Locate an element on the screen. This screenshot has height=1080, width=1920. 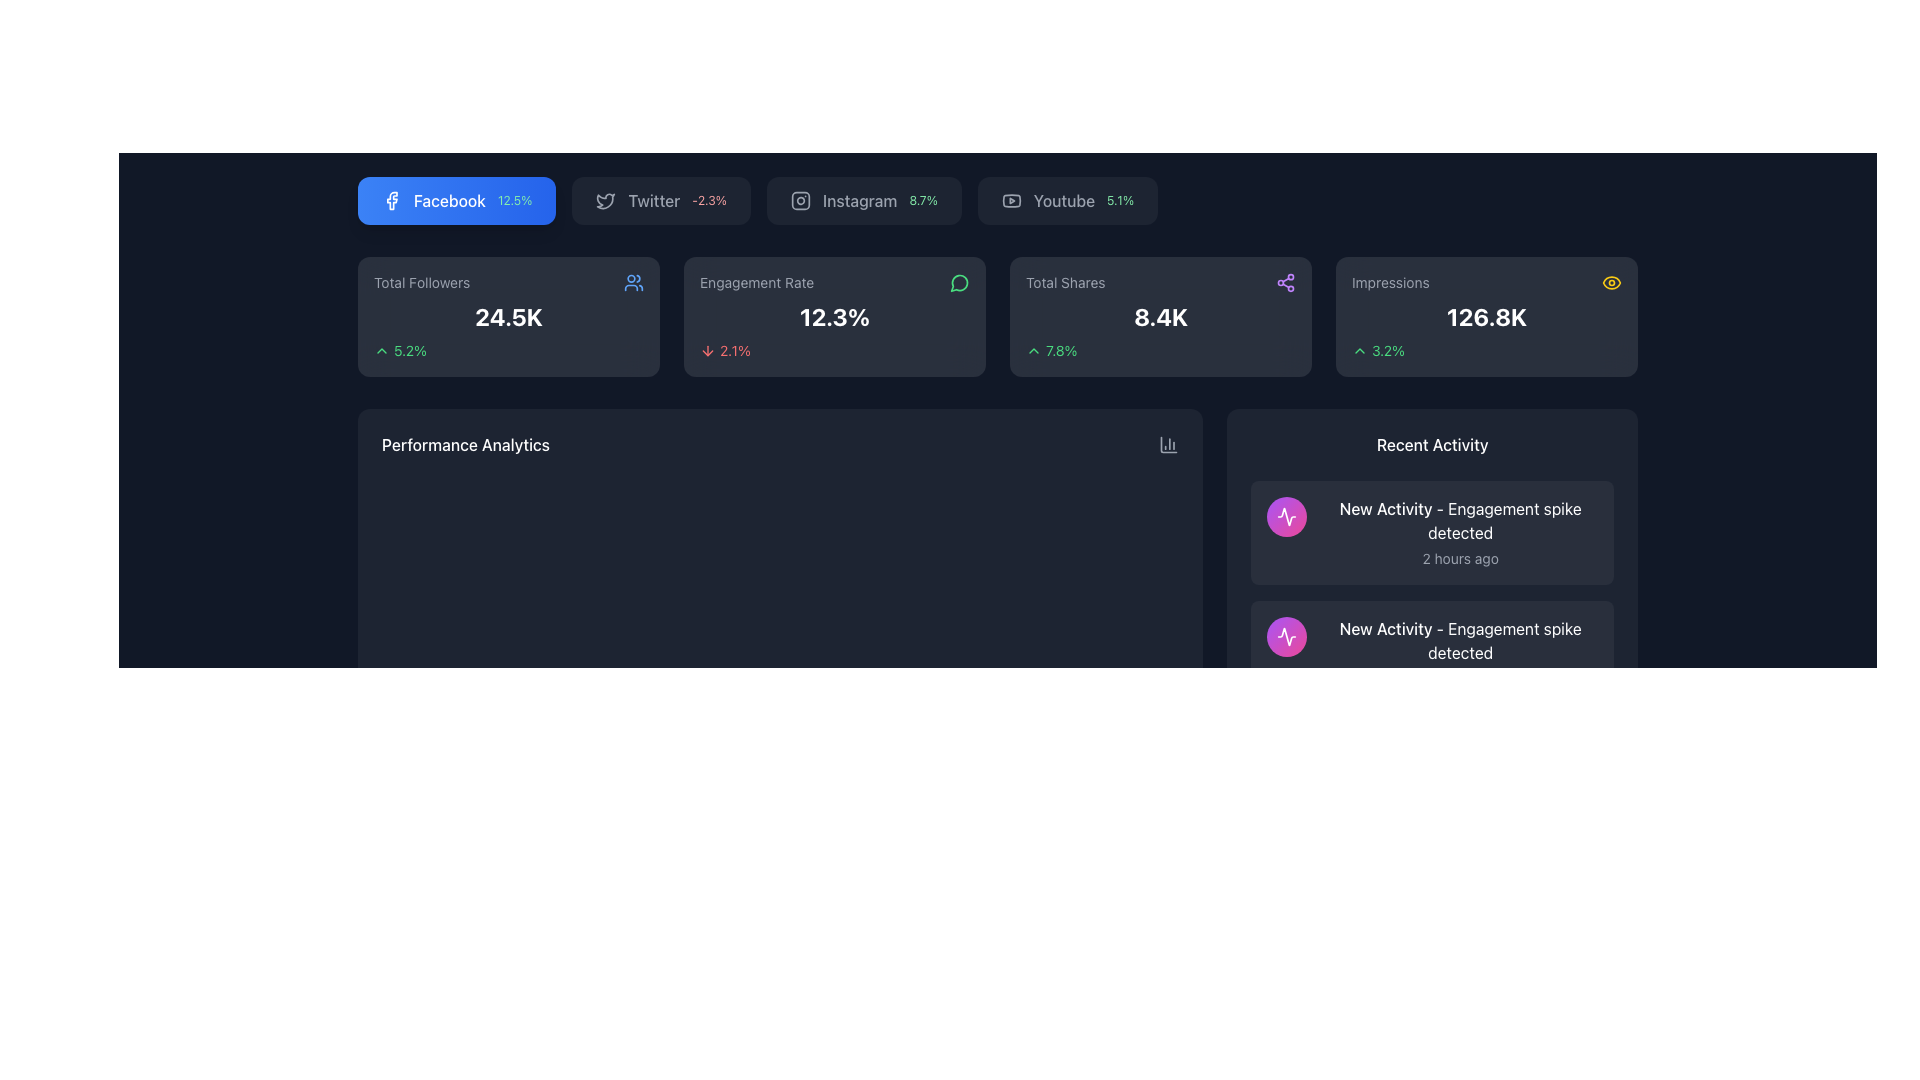
the Statistical text display showing '12.3%' within the 'Engagement Rate' card is located at coordinates (835, 315).